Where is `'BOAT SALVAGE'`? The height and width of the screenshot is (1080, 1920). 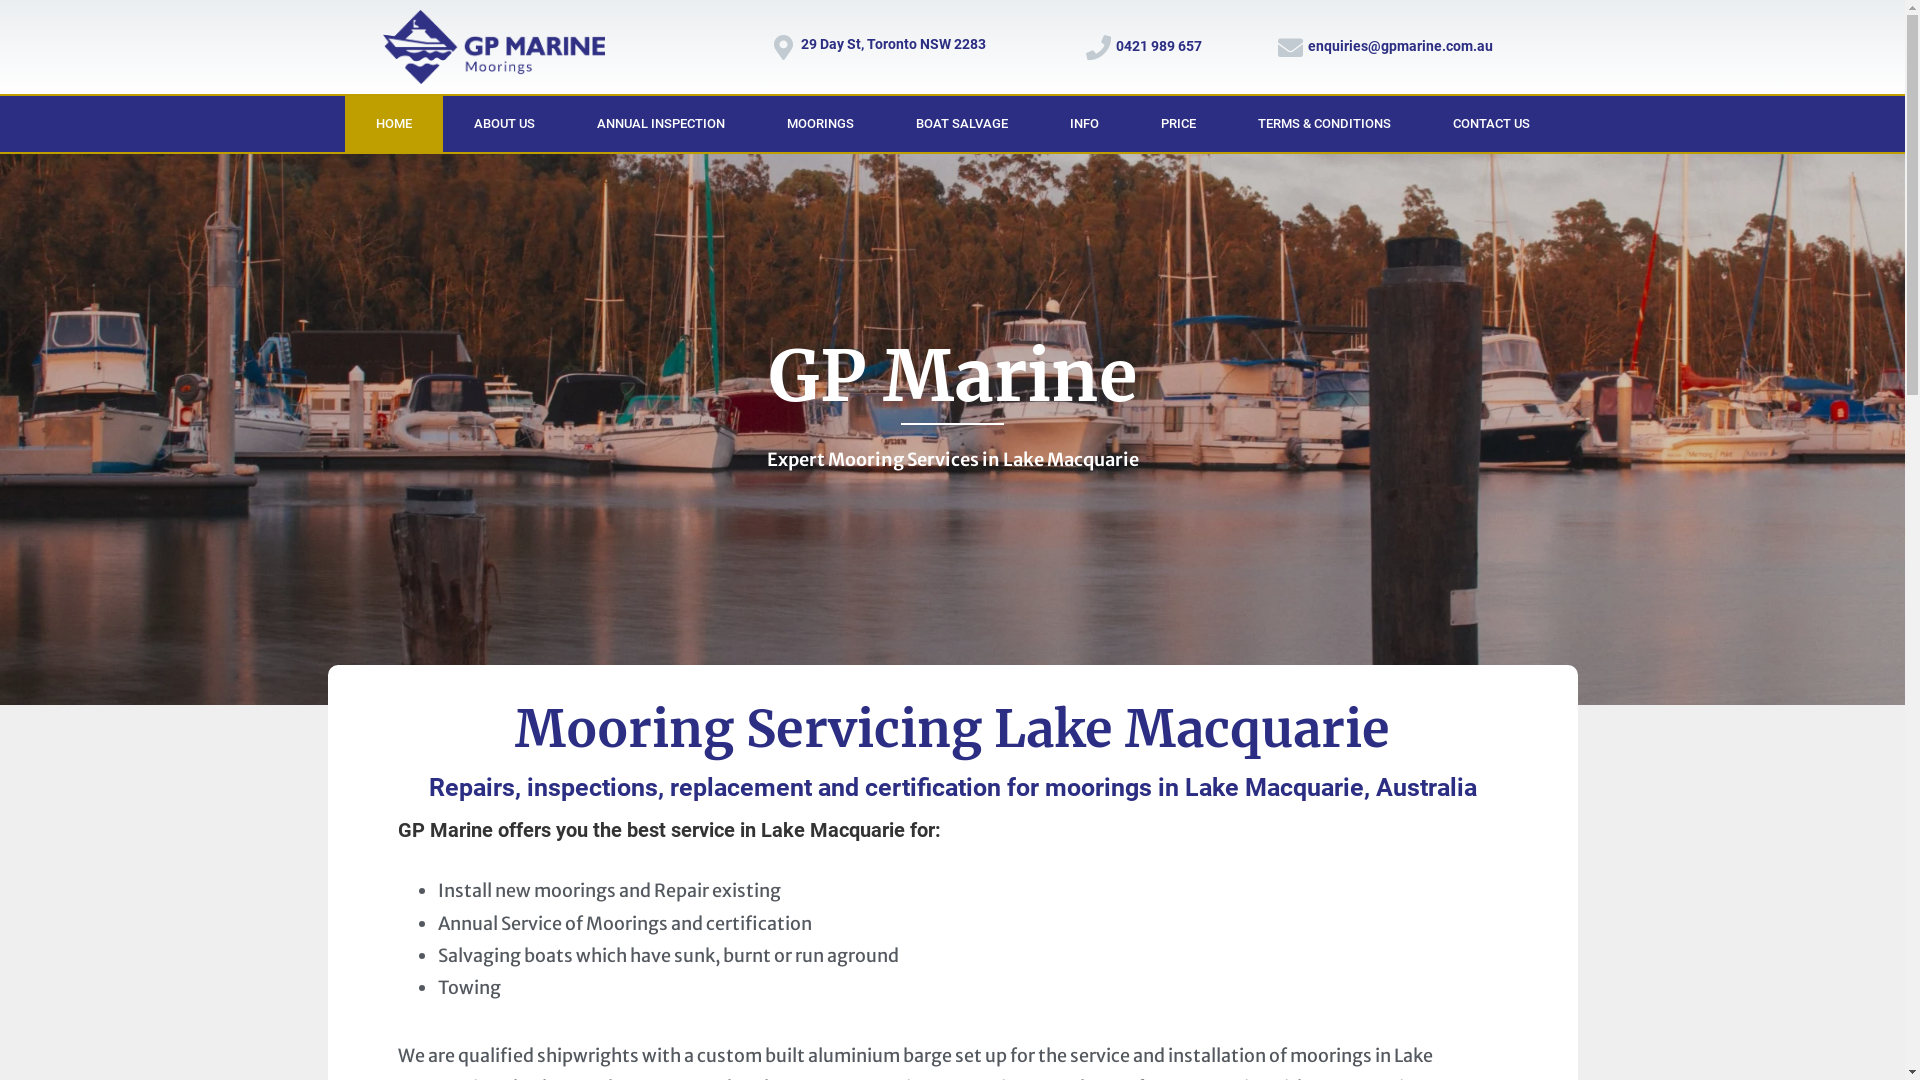 'BOAT SALVAGE' is located at coordinates (960, 123).